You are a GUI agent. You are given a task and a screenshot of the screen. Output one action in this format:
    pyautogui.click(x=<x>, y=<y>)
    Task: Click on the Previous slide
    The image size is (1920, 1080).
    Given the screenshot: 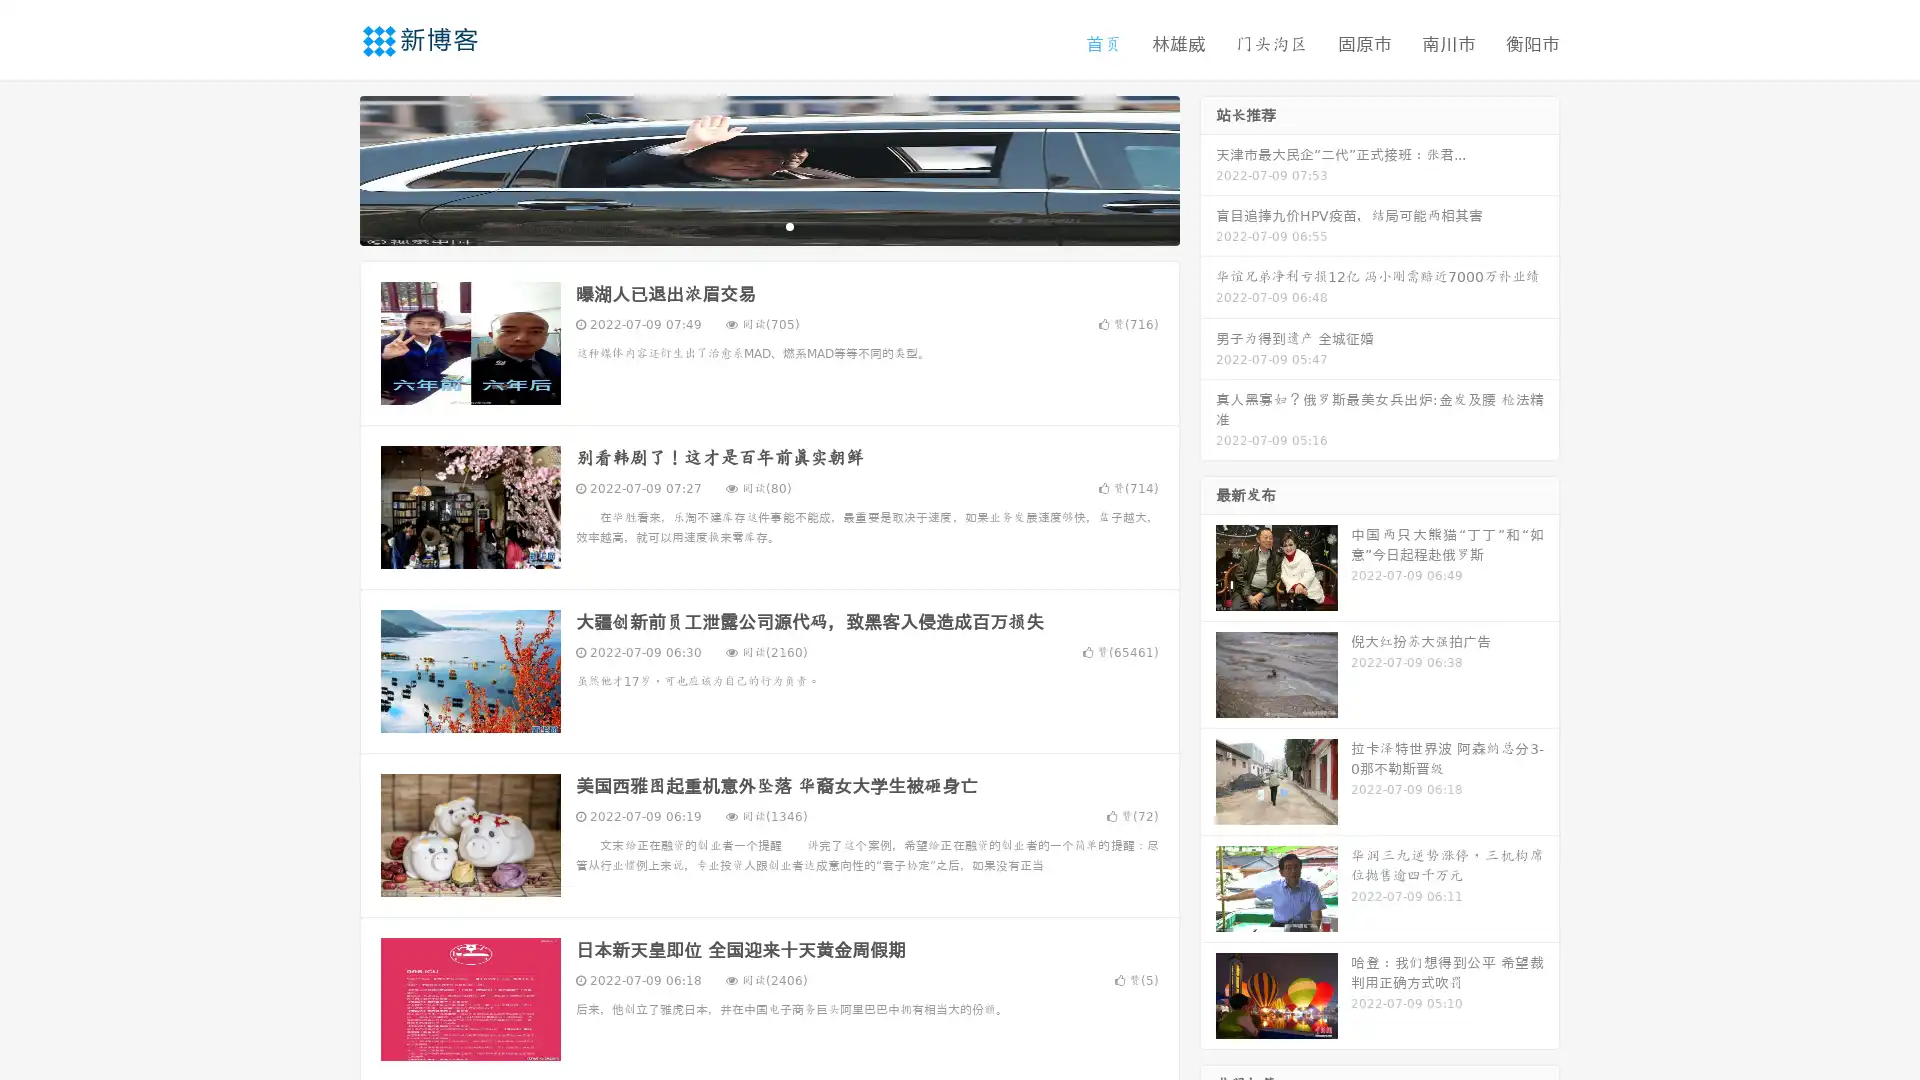 What is the action you would take?
    pyautogui.click(x=330, y=168)
    